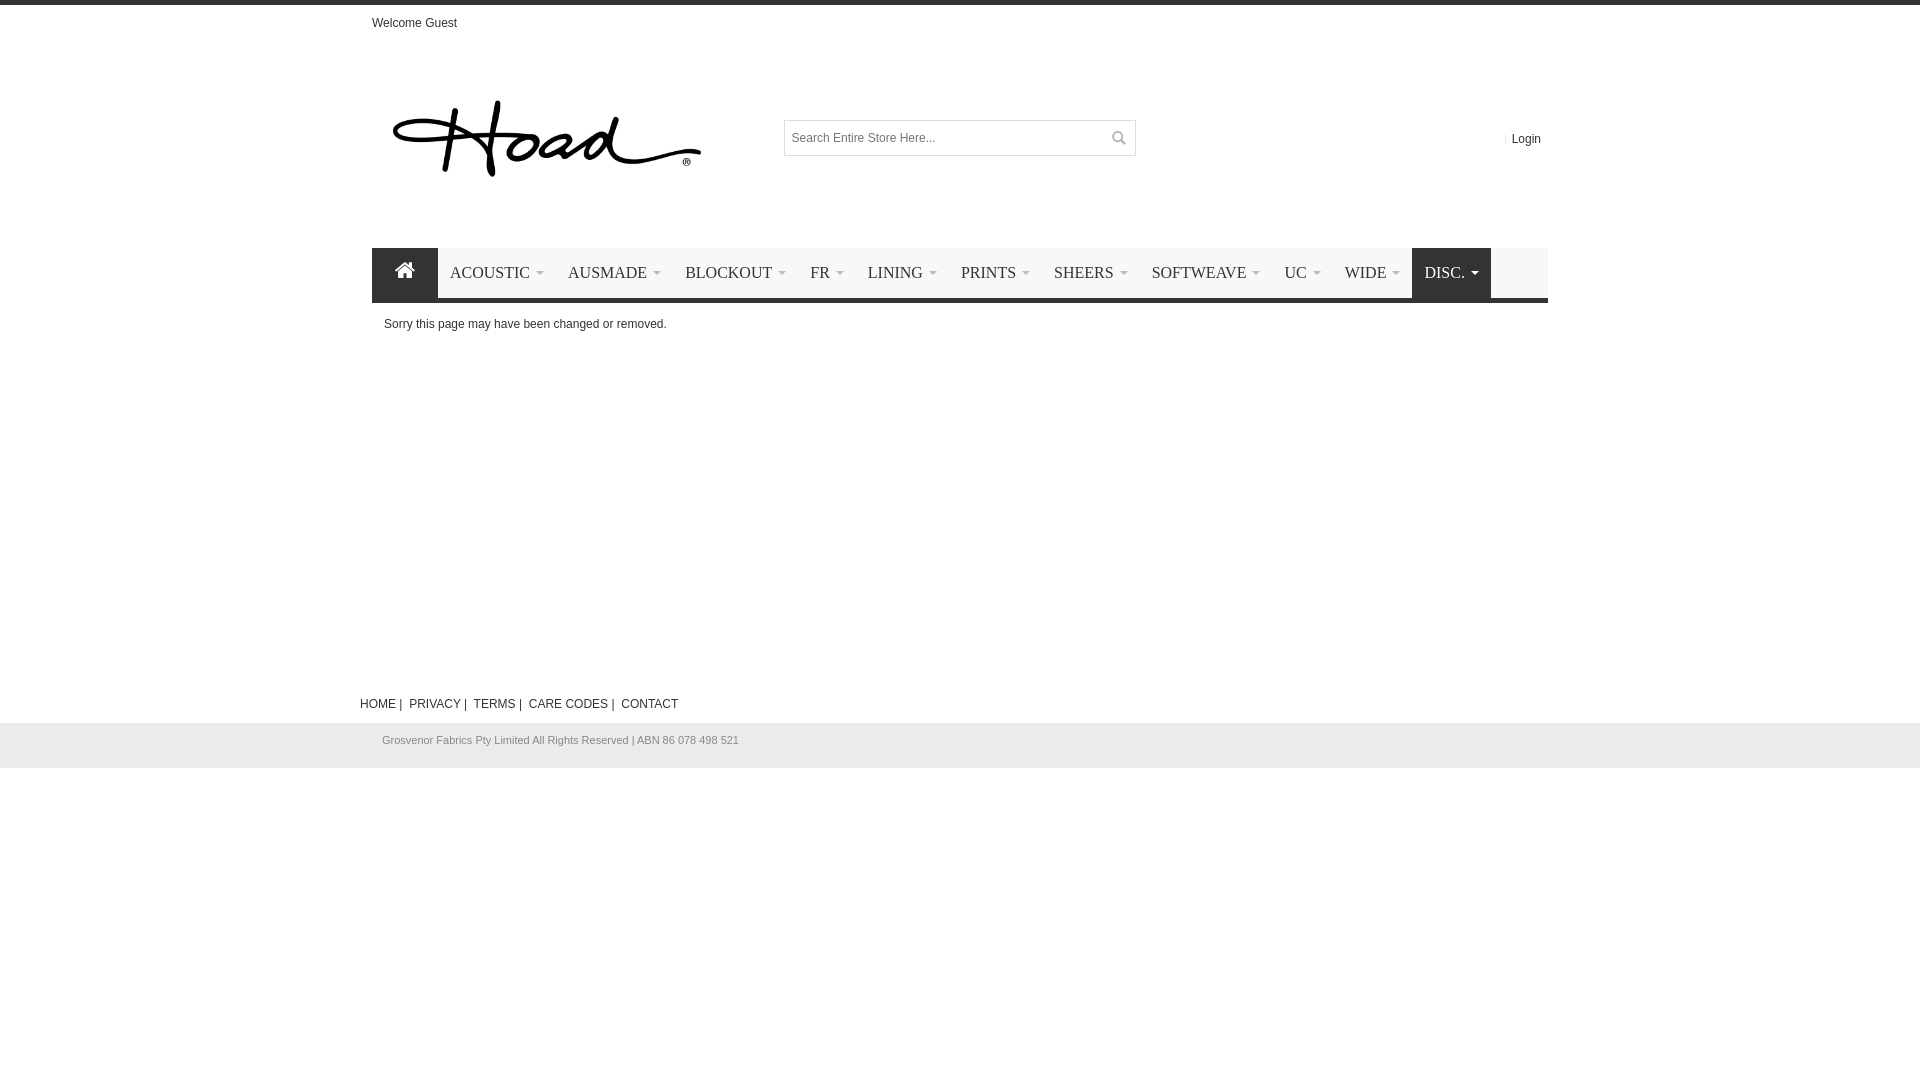  What do you see at coordinates (613, 273) in the screenshot?
I see `'AUSMADE  '` at bounding box center [613, 273].